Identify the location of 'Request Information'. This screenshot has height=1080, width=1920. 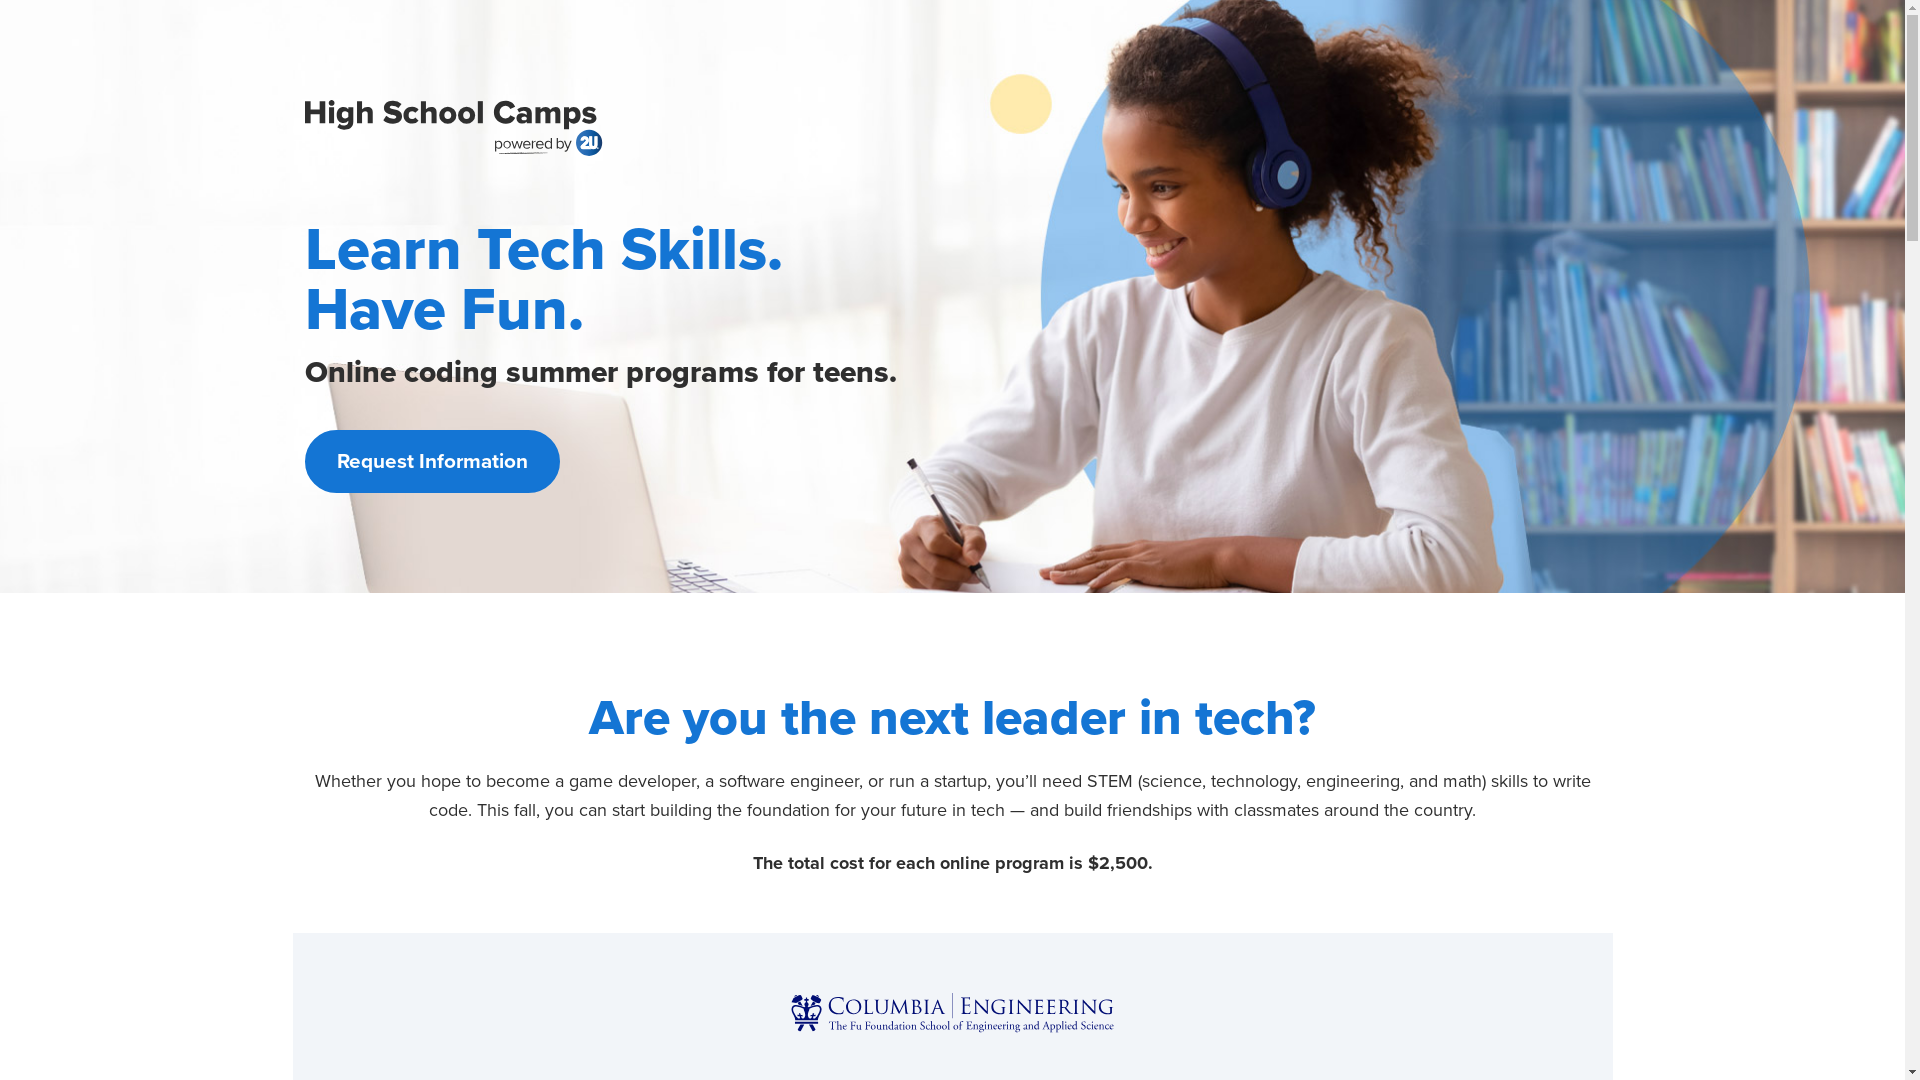
(431, 461).